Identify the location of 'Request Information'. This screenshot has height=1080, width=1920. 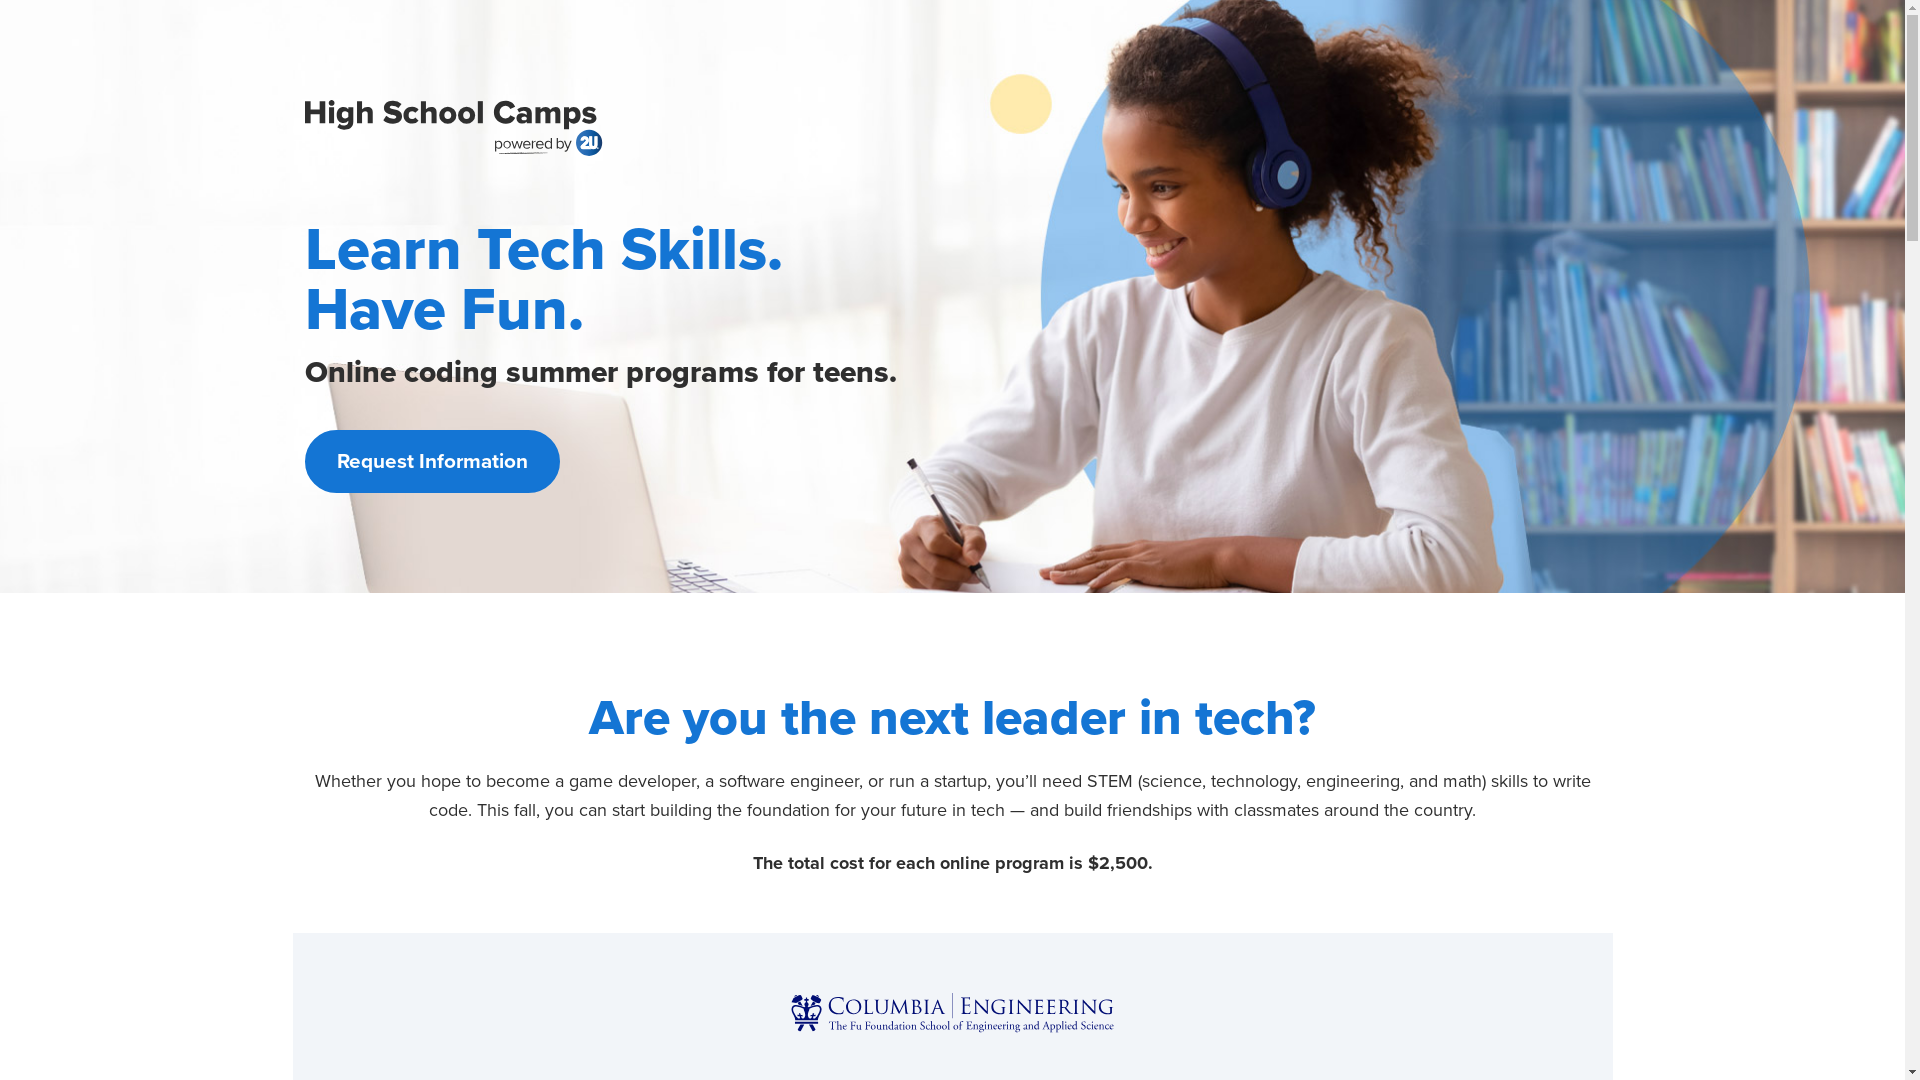
(431, 461).